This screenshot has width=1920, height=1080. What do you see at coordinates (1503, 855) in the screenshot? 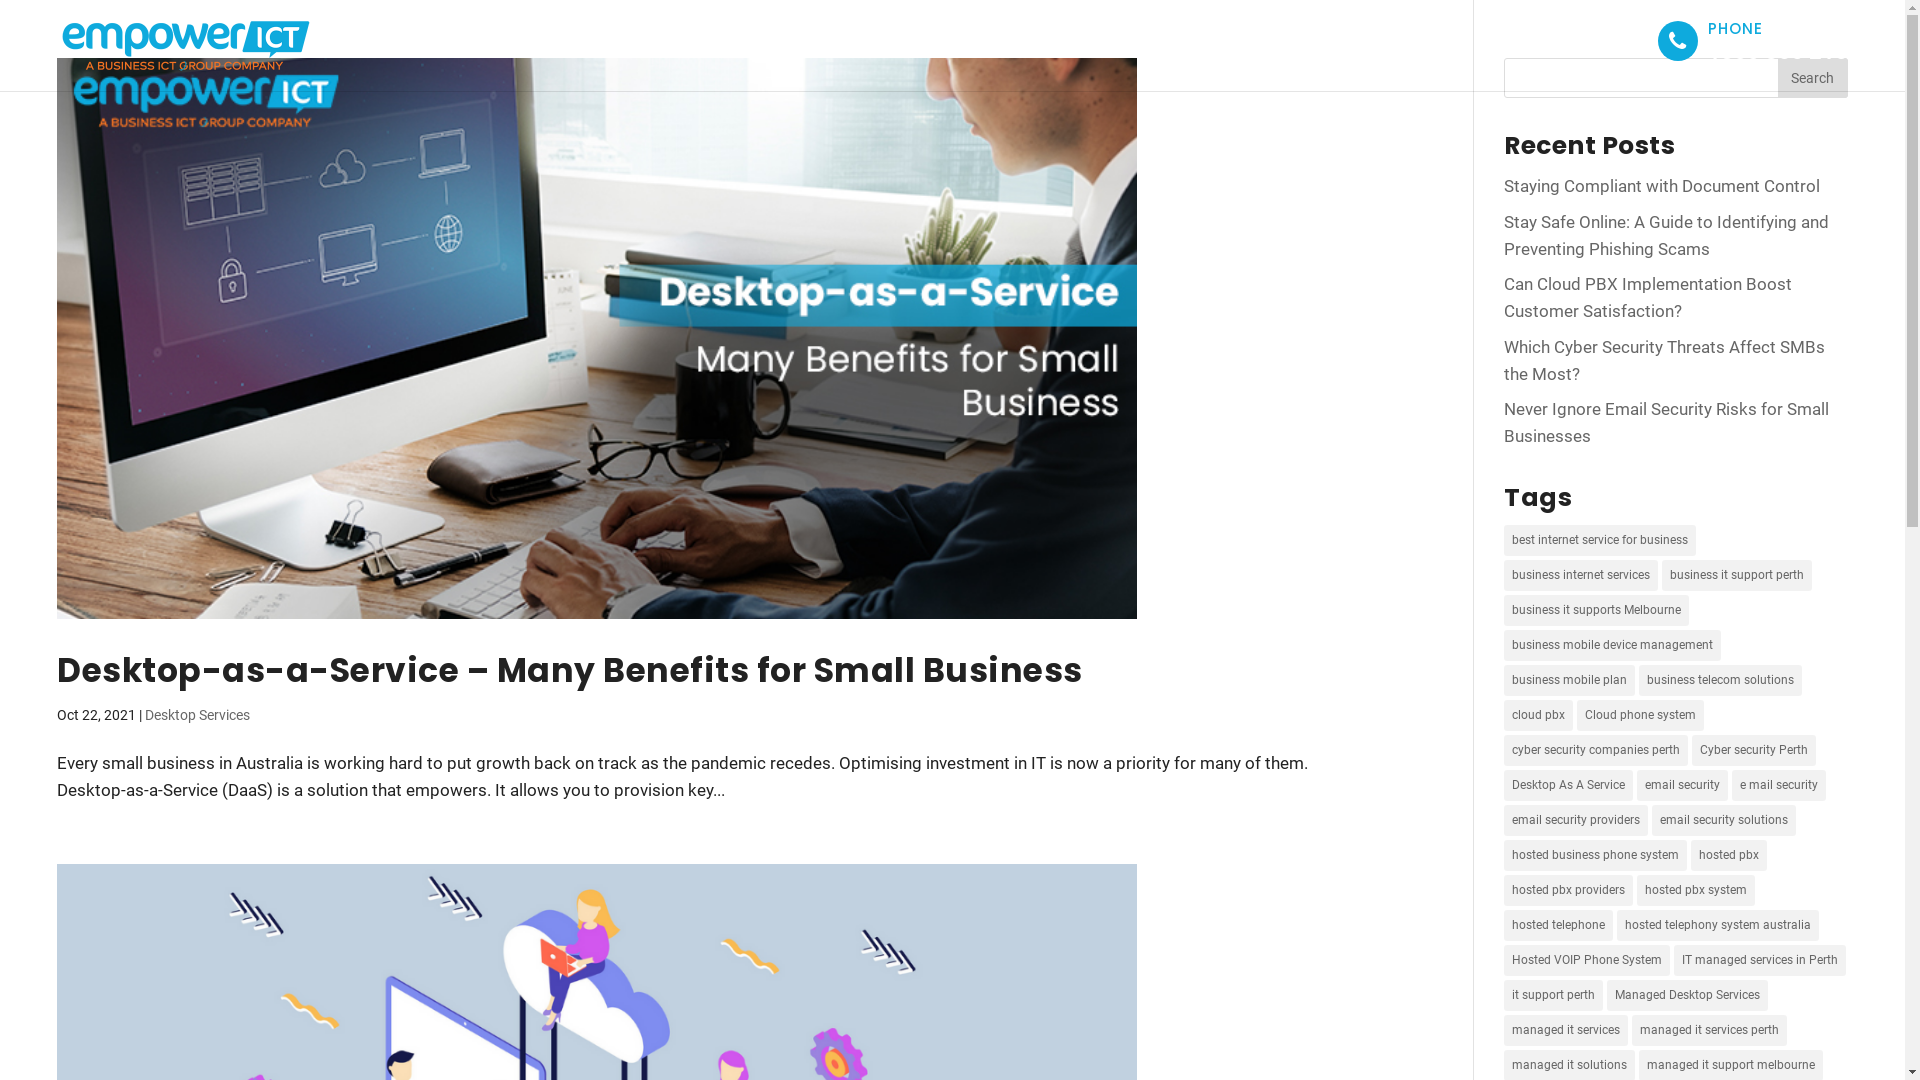
I see `'hosted business phone system'` at bounding box center [1503, 855].